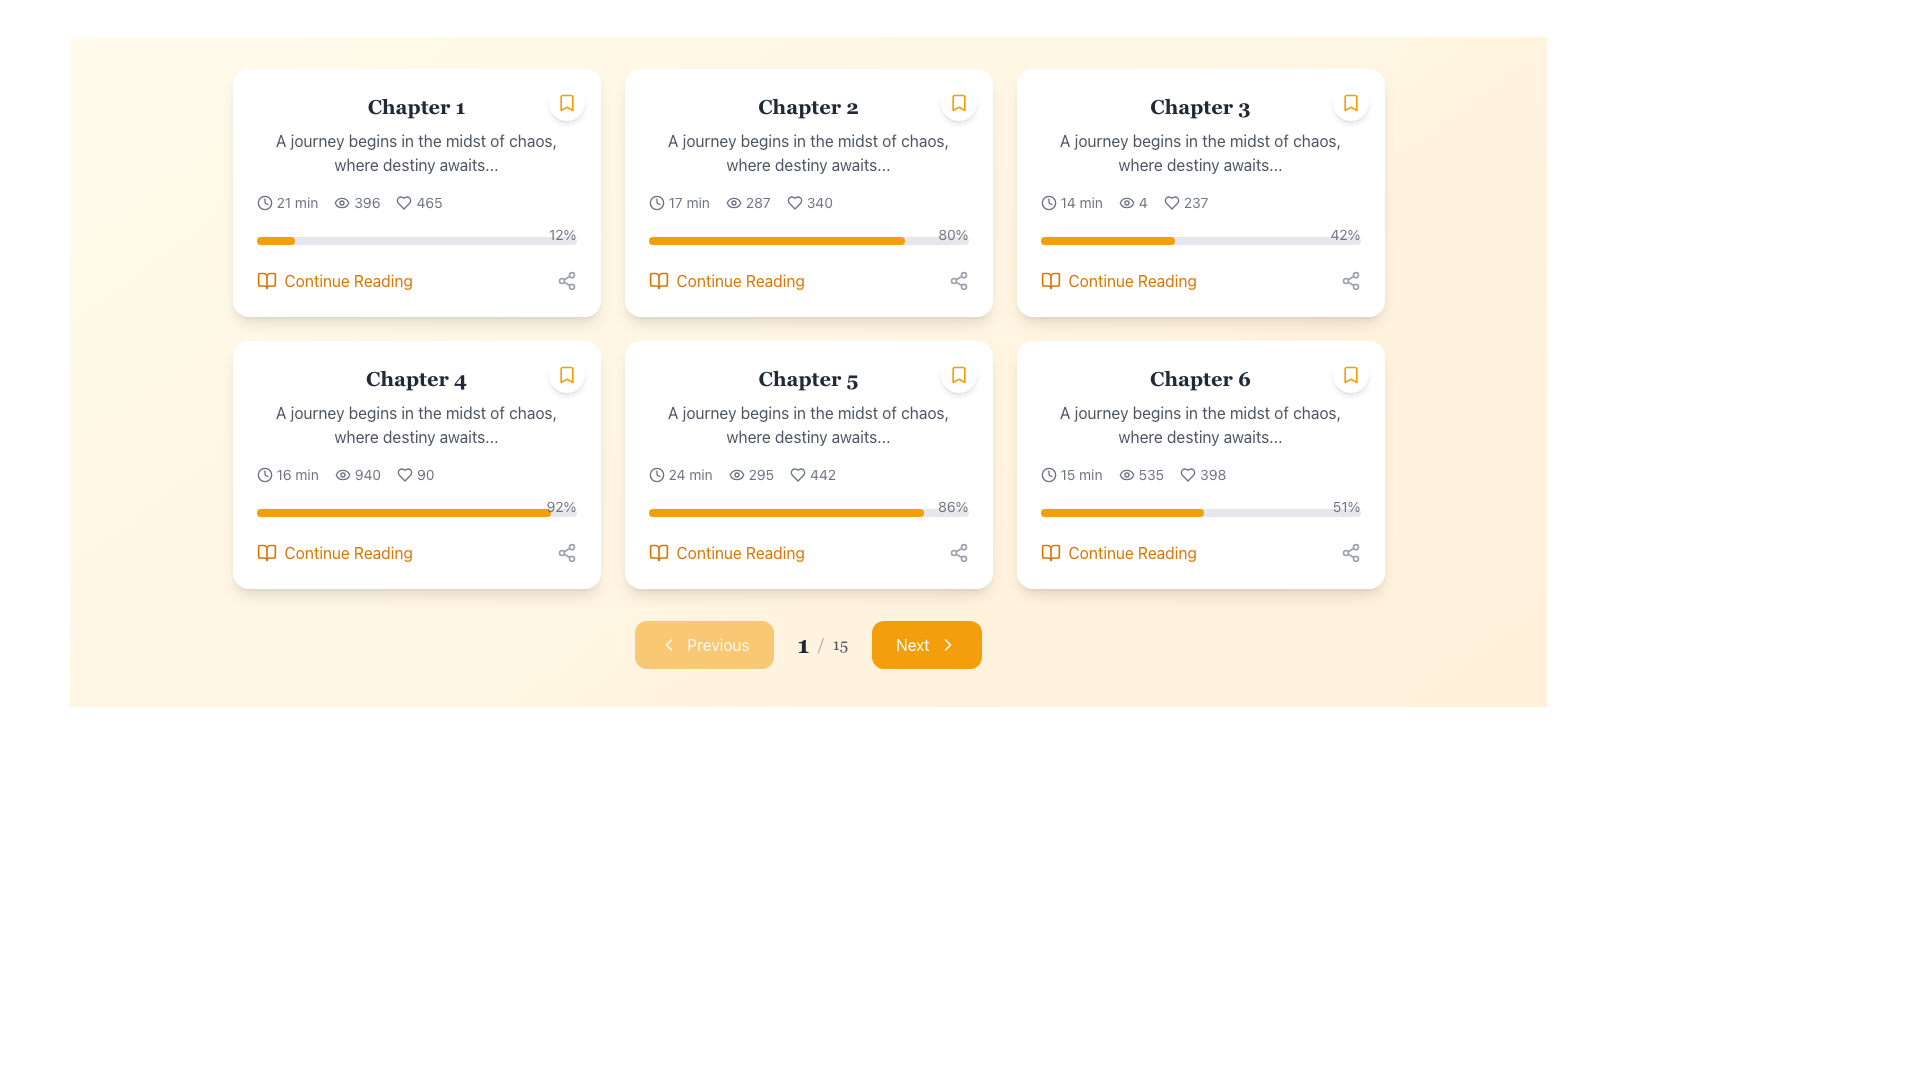 The image size is (1920, 1080). What do you see at coordinates (797, 474) in the screenshot?
I see `the favorite icon located next to the number '442' in the details of the card titled 'Chapter 5' in the fifth slot of the grid` at bounding box center [797, 474].